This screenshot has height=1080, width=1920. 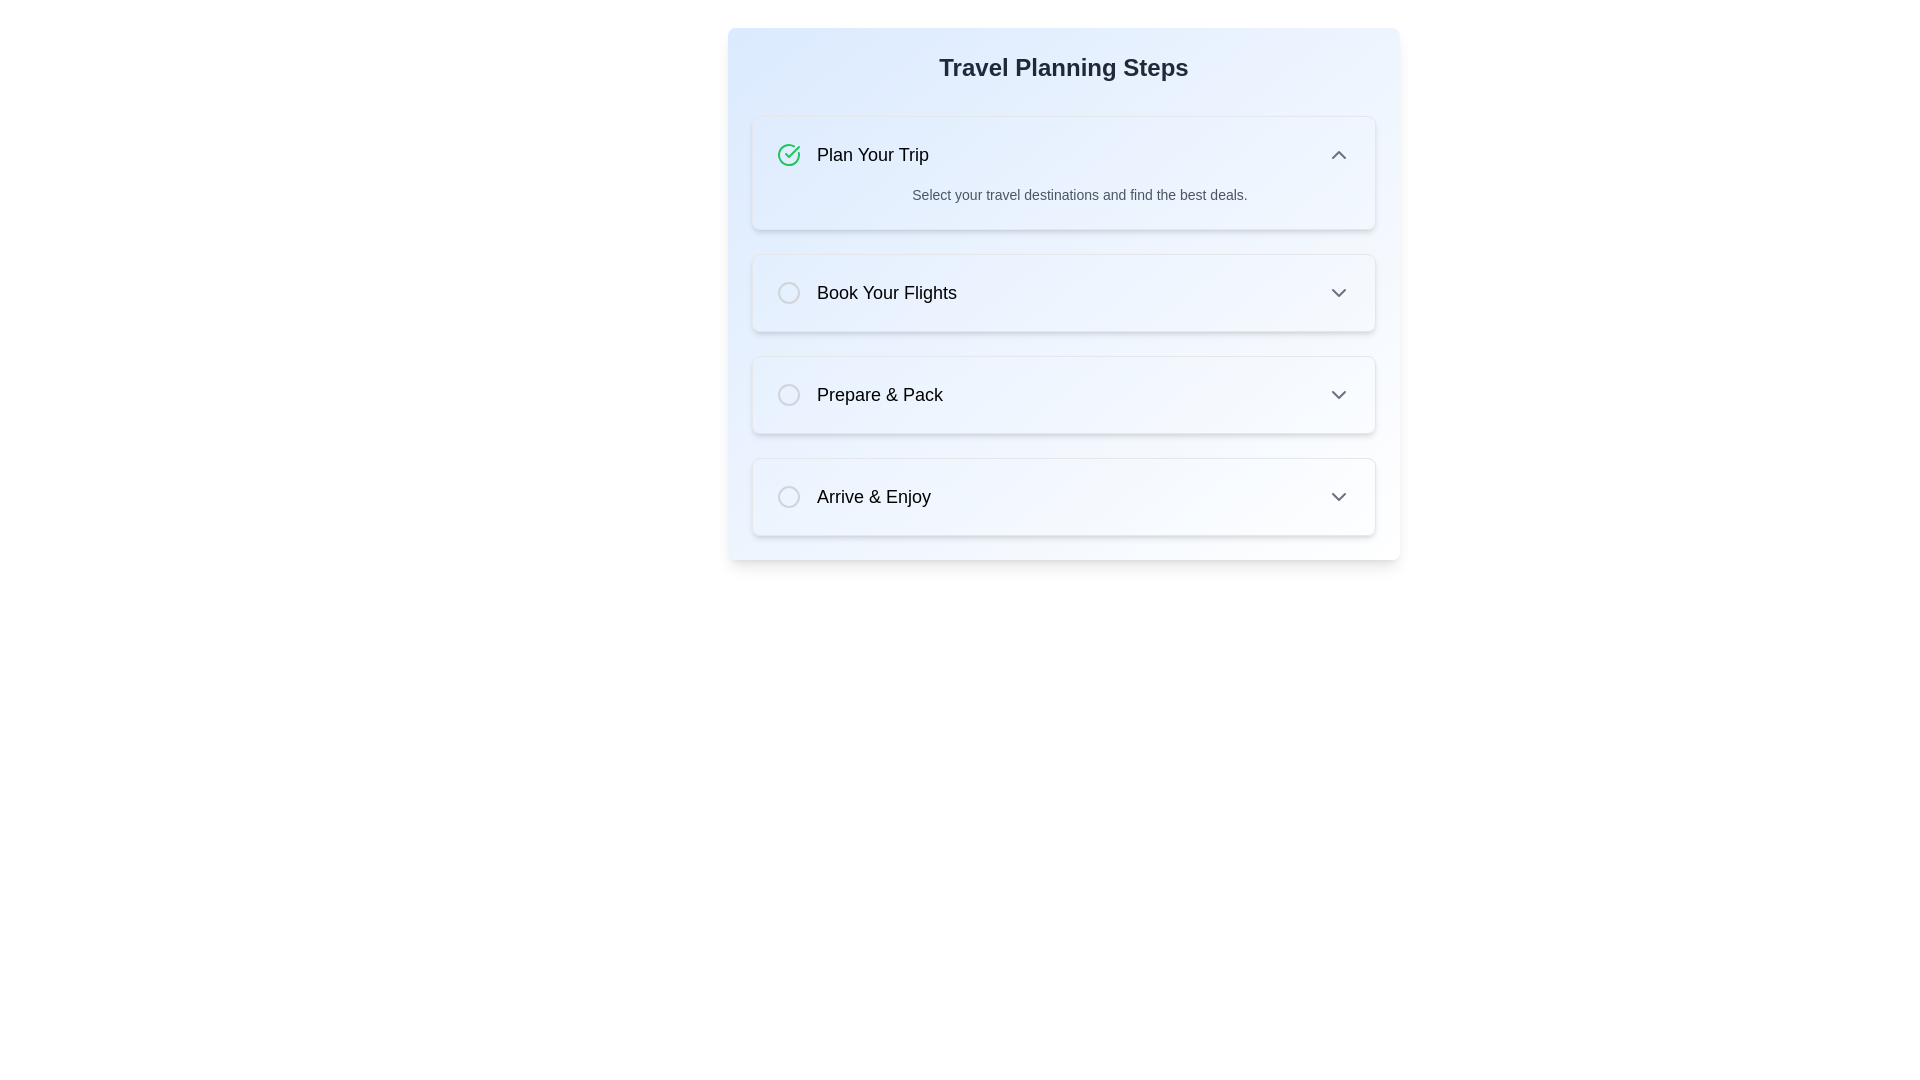 What do you see at coordinates (1339, 394) in the screenshot?
I see `the downward-pointing chevron icon located to the far right of the 'Prepare & Pack' text` at bounding box center [1339, 394].